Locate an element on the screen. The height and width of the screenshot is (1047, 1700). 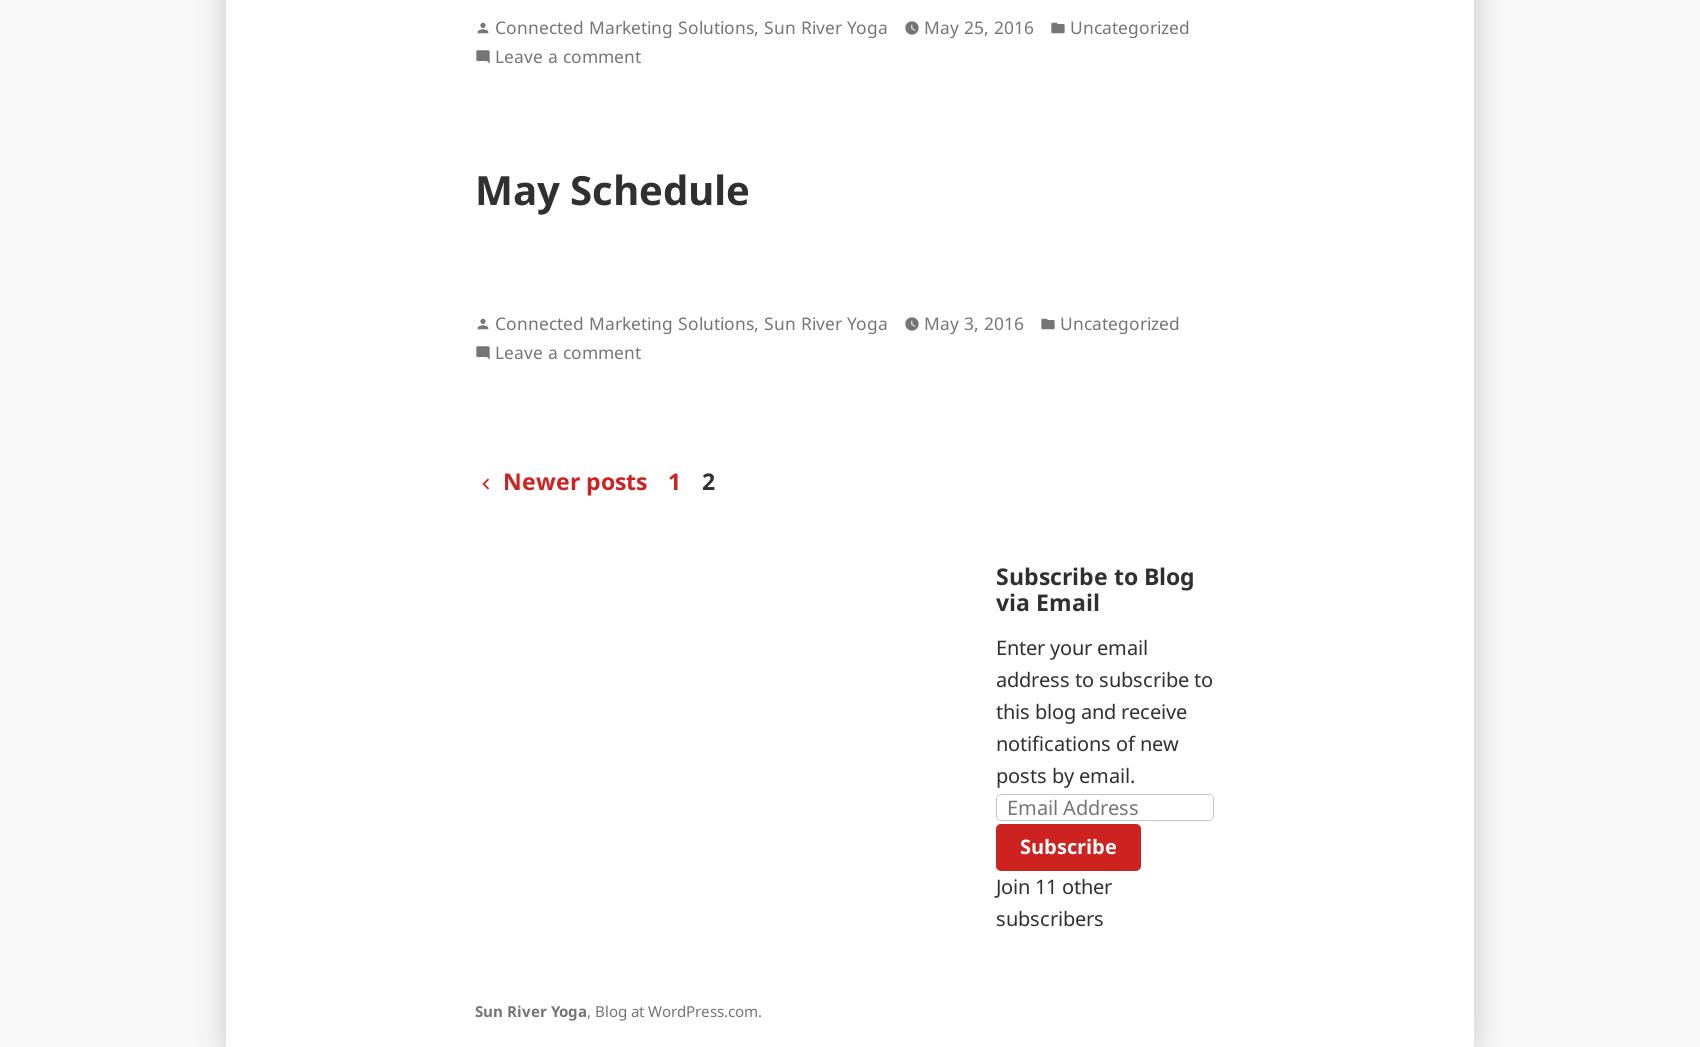
'Sun River Yoga' is located at coordinates (531, 1010).